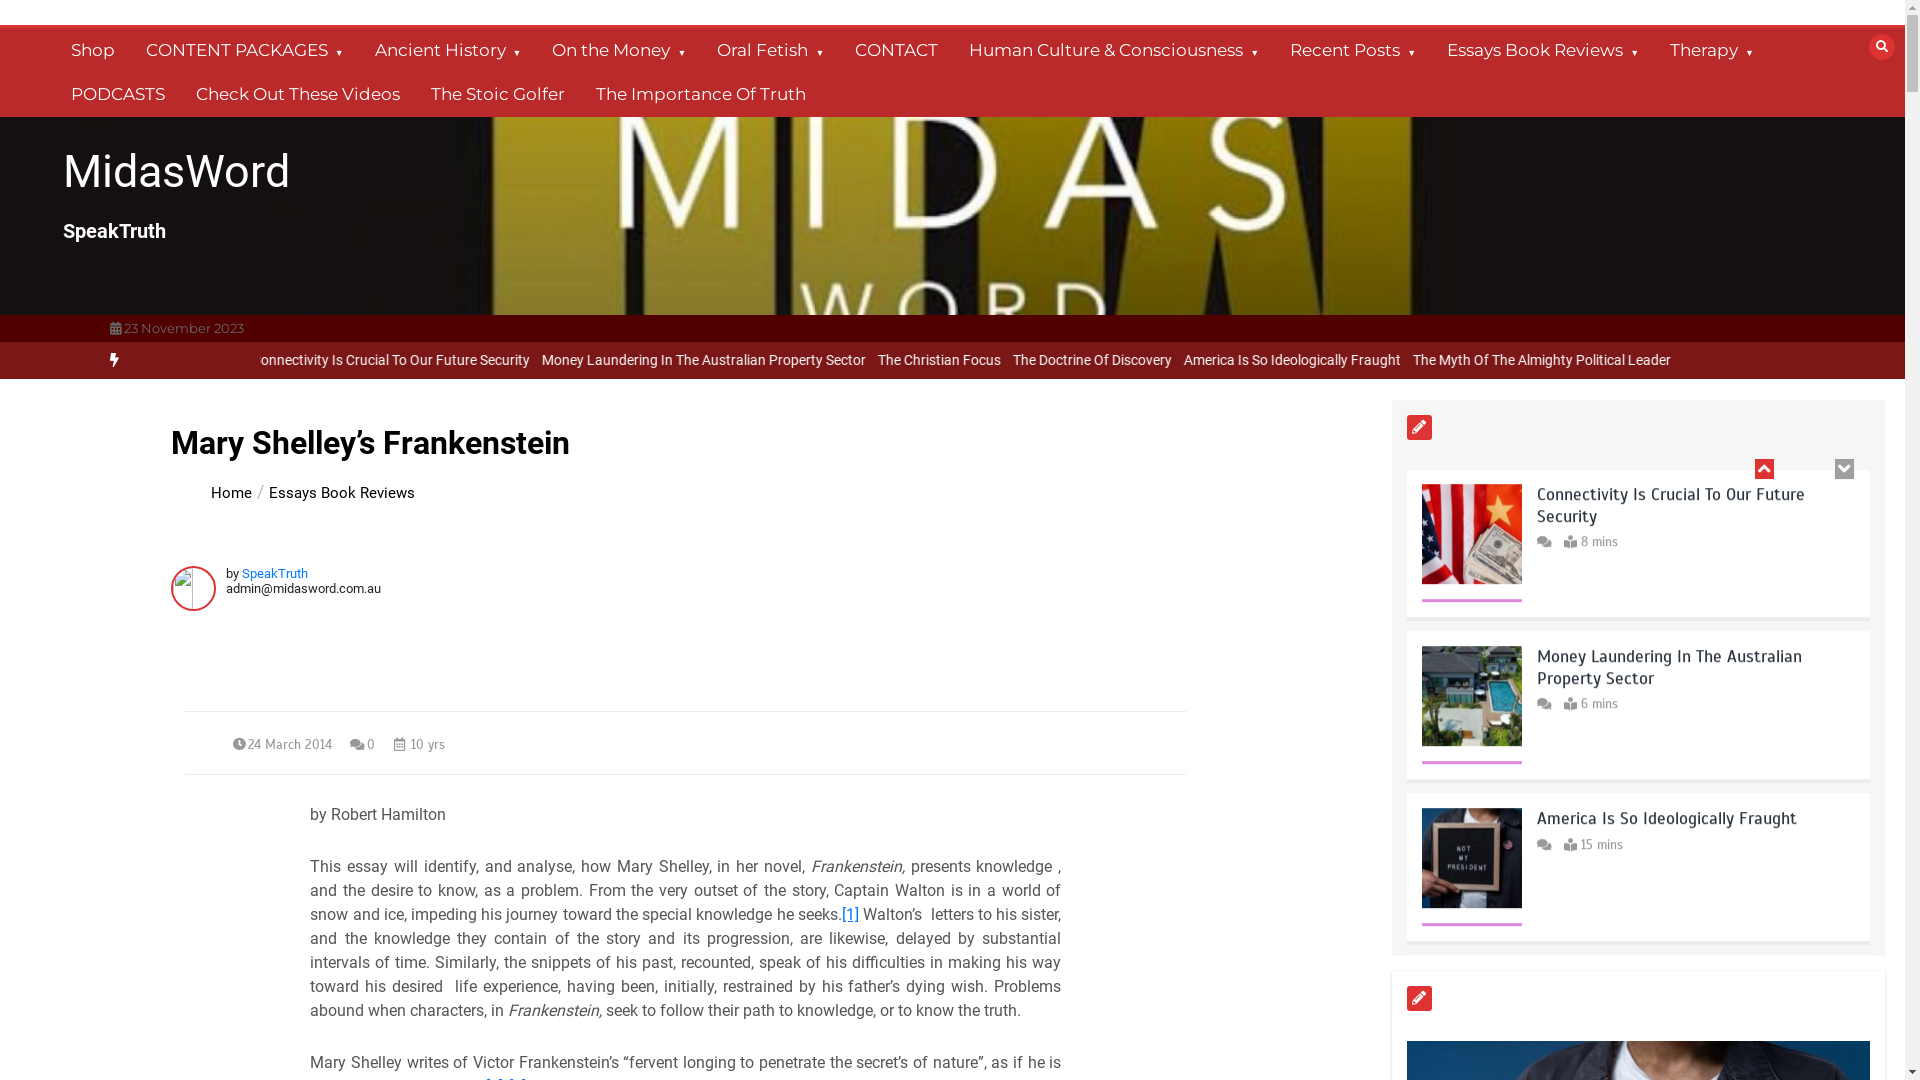 The height and width of the screenshot is (1080, 1920). I want to click on 'CONTENT PACKAGES', so click(243, 49).